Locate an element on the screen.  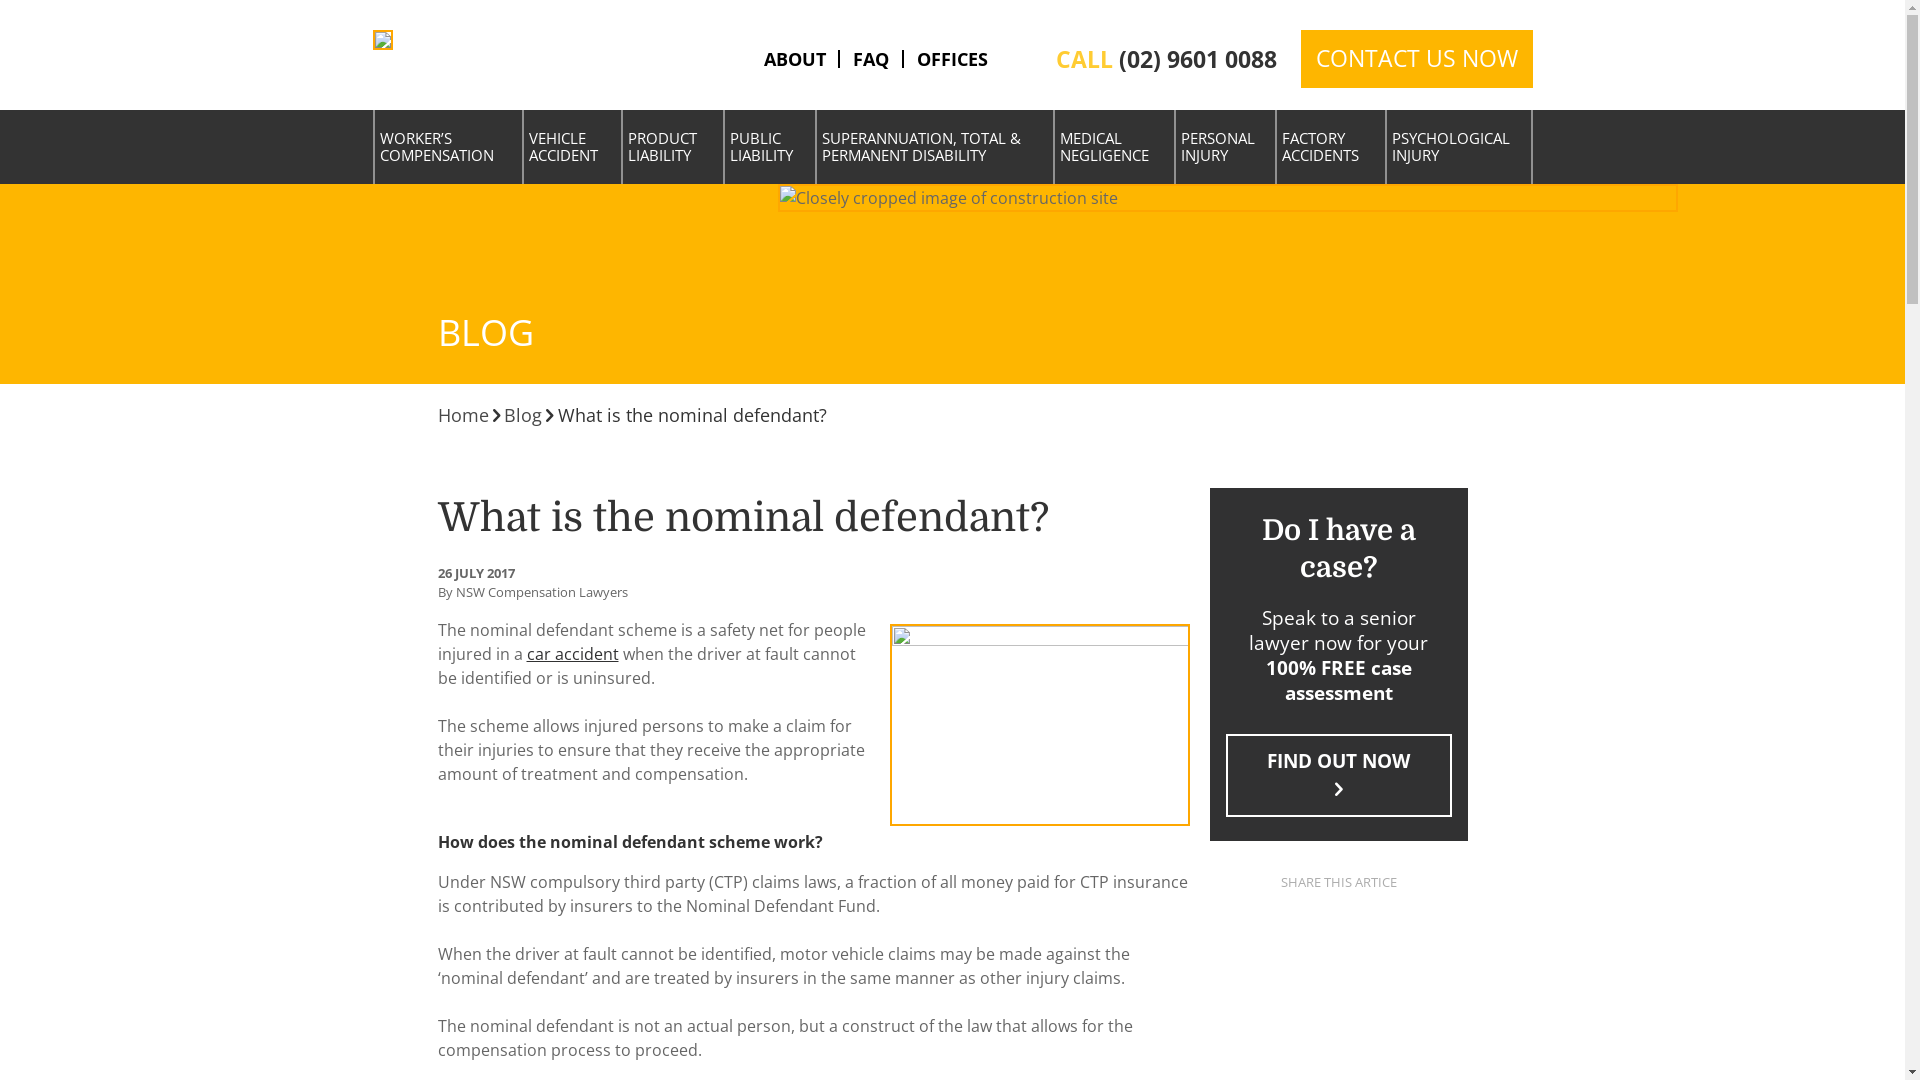
'FACTORY ACCIDENTS' is located at coordinates (1330, 146).